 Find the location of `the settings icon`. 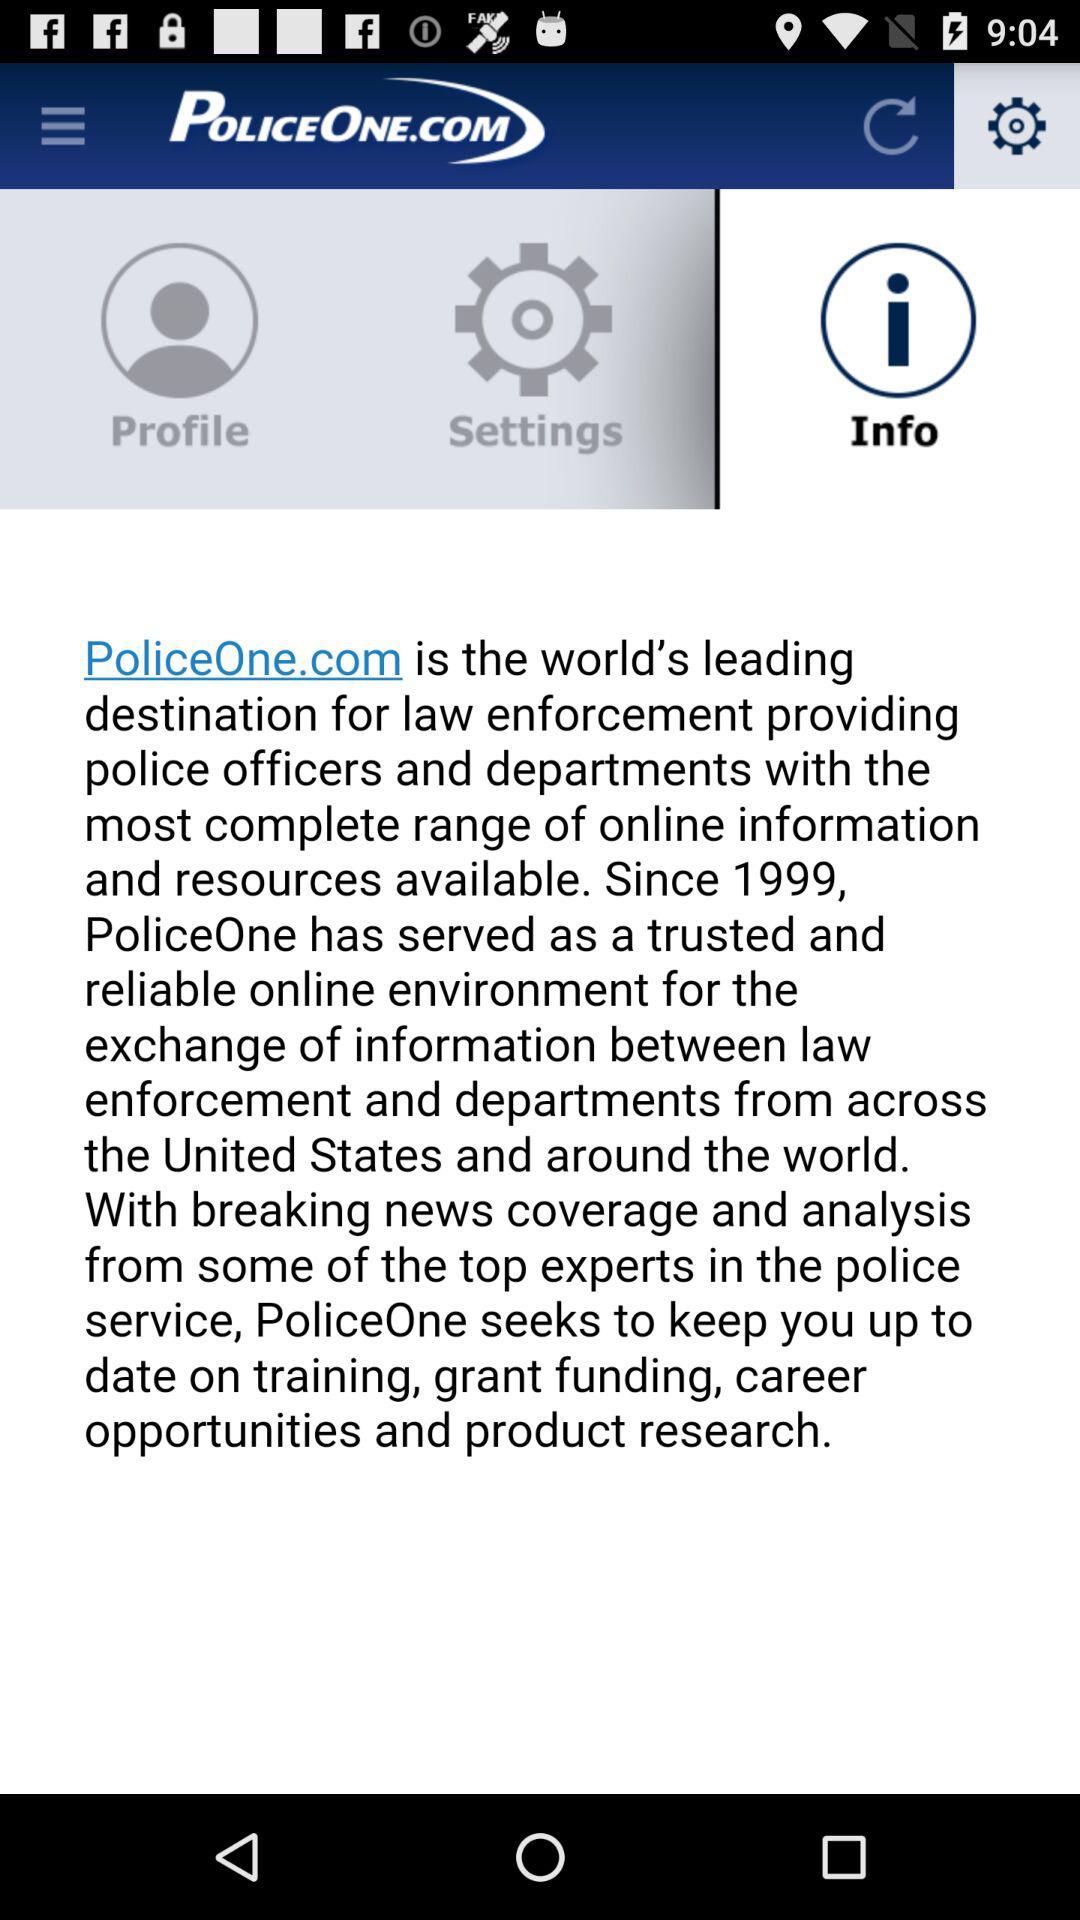

the settings icon is located at coordinates (1017, 133).